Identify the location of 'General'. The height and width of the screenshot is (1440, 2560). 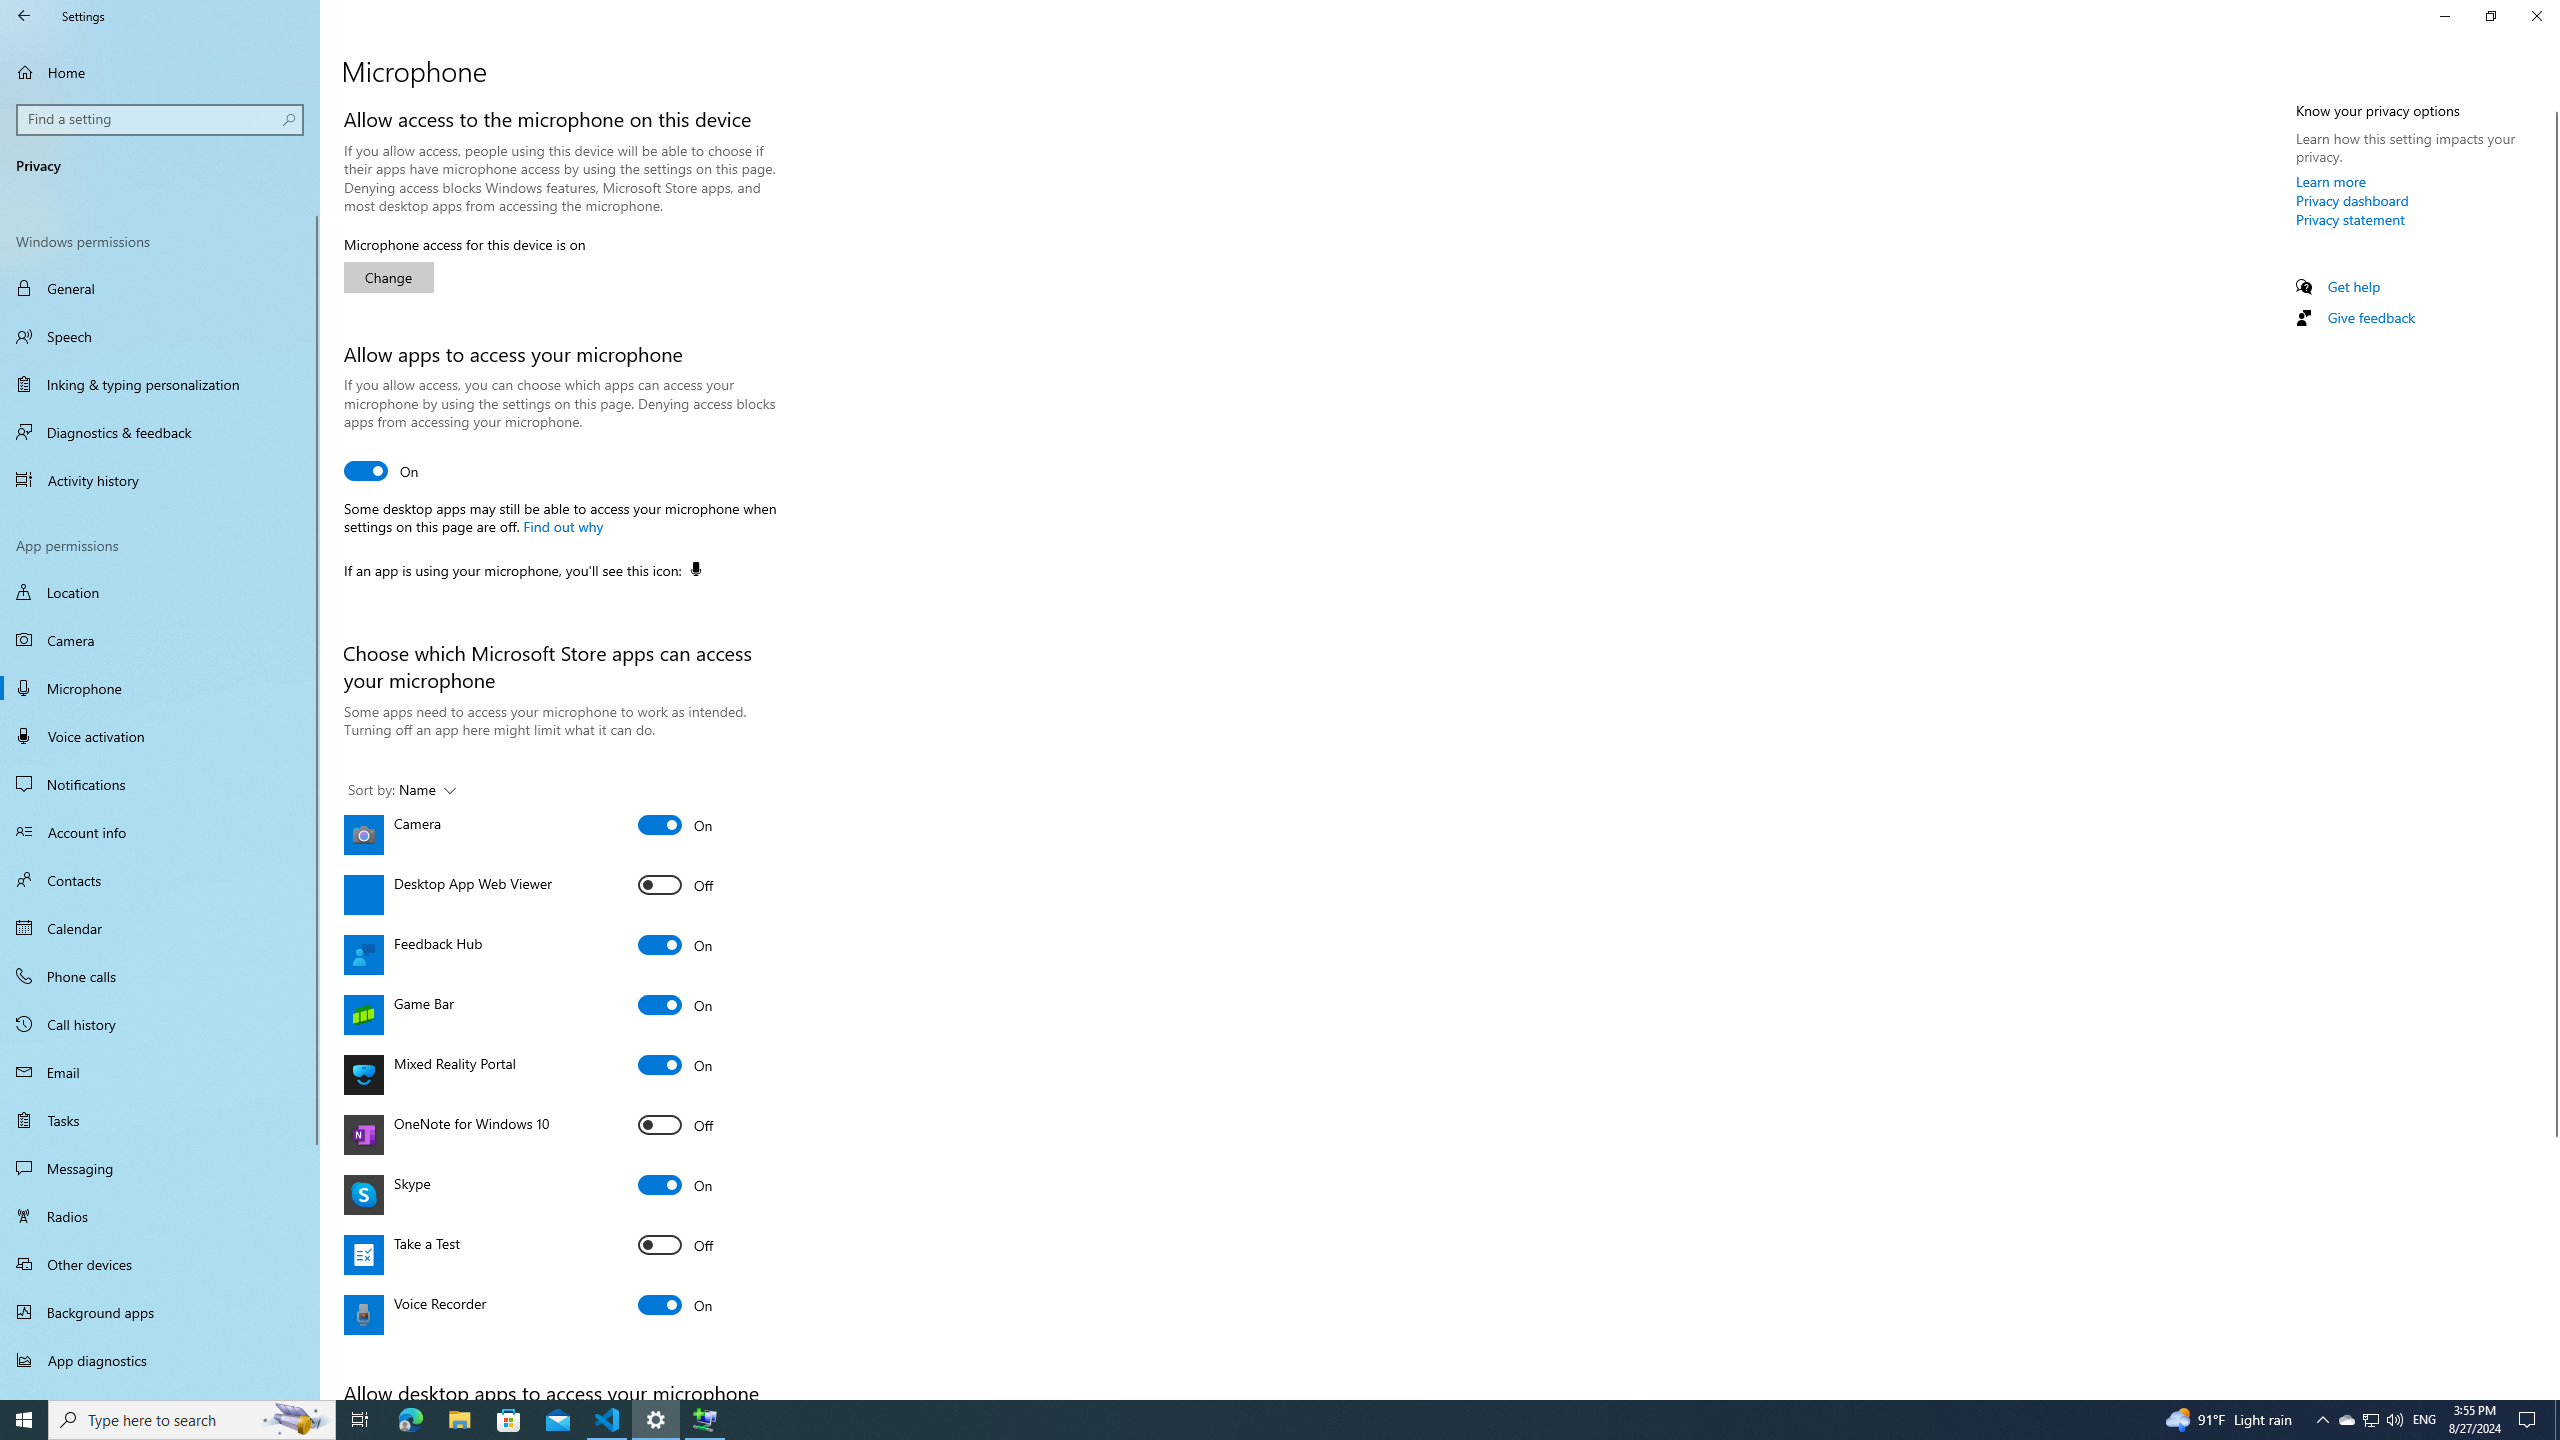
(159, 287).